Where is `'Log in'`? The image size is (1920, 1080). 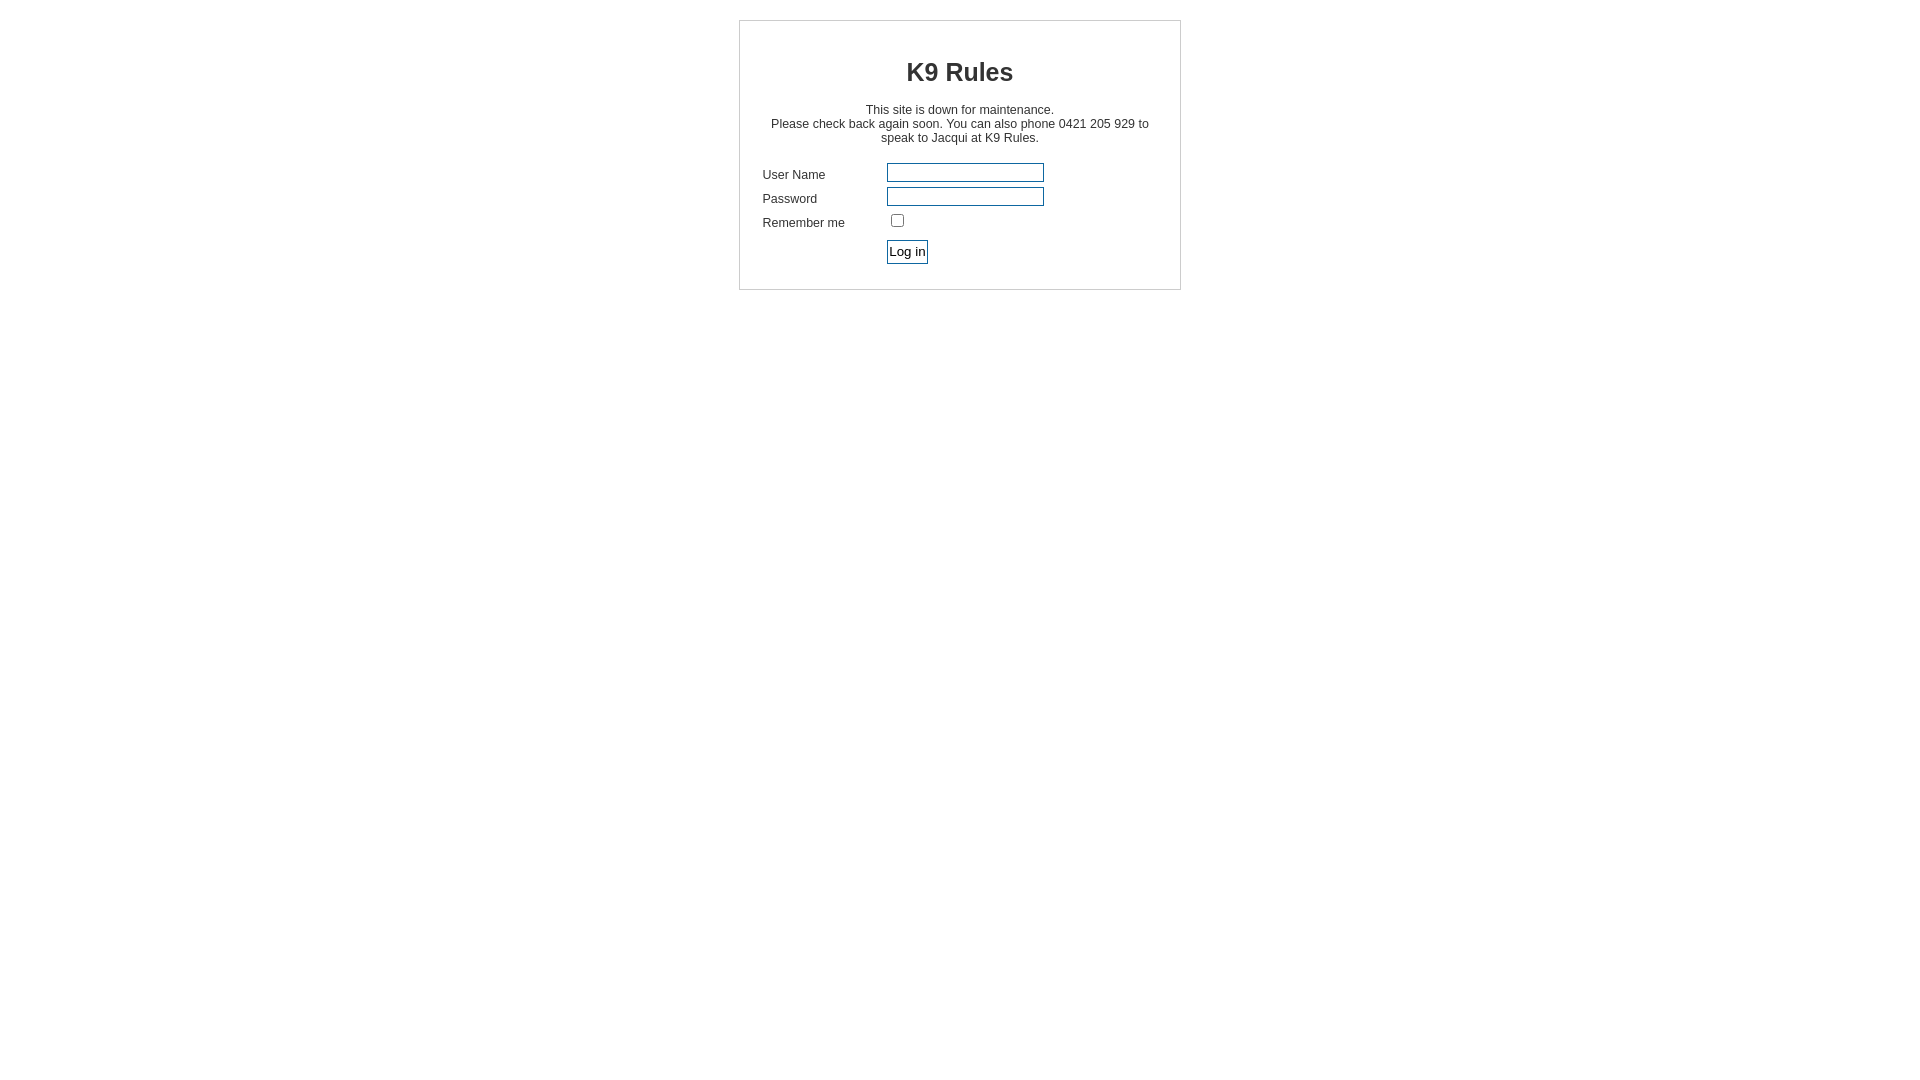 'Log in' is located at coordinates (906, 250).